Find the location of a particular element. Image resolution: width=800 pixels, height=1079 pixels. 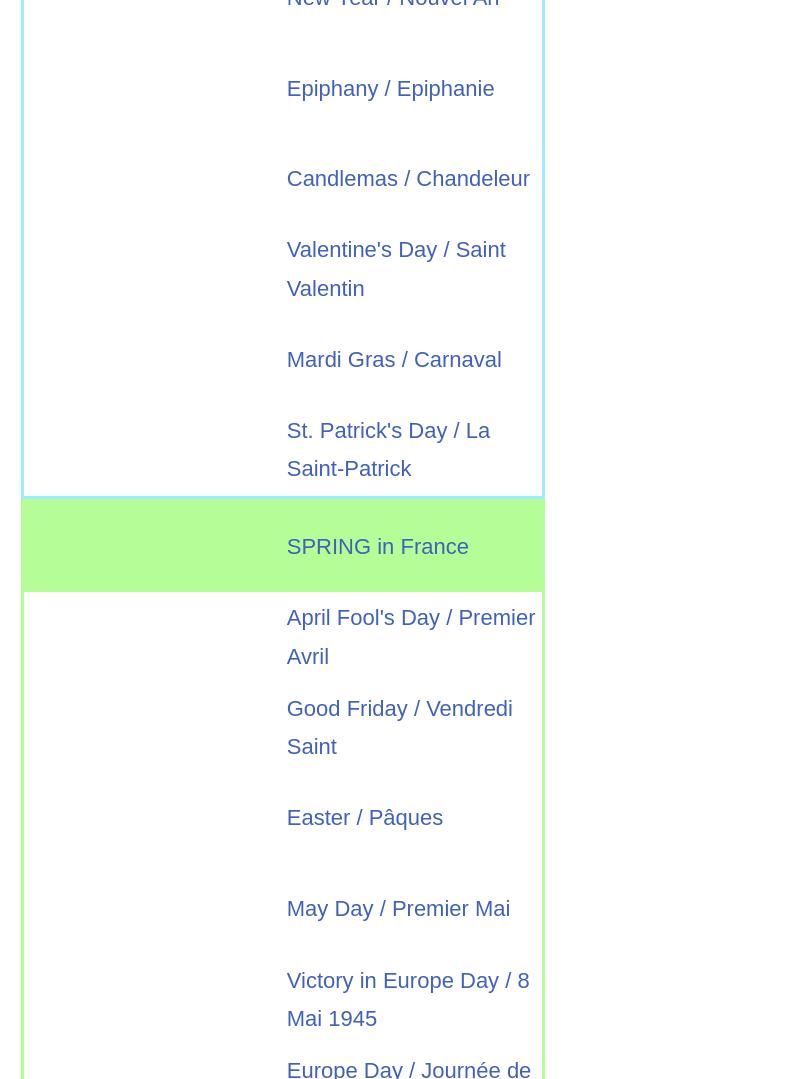

'Good Friday / Vendredi Saint' is located at coordinates (398, 726).